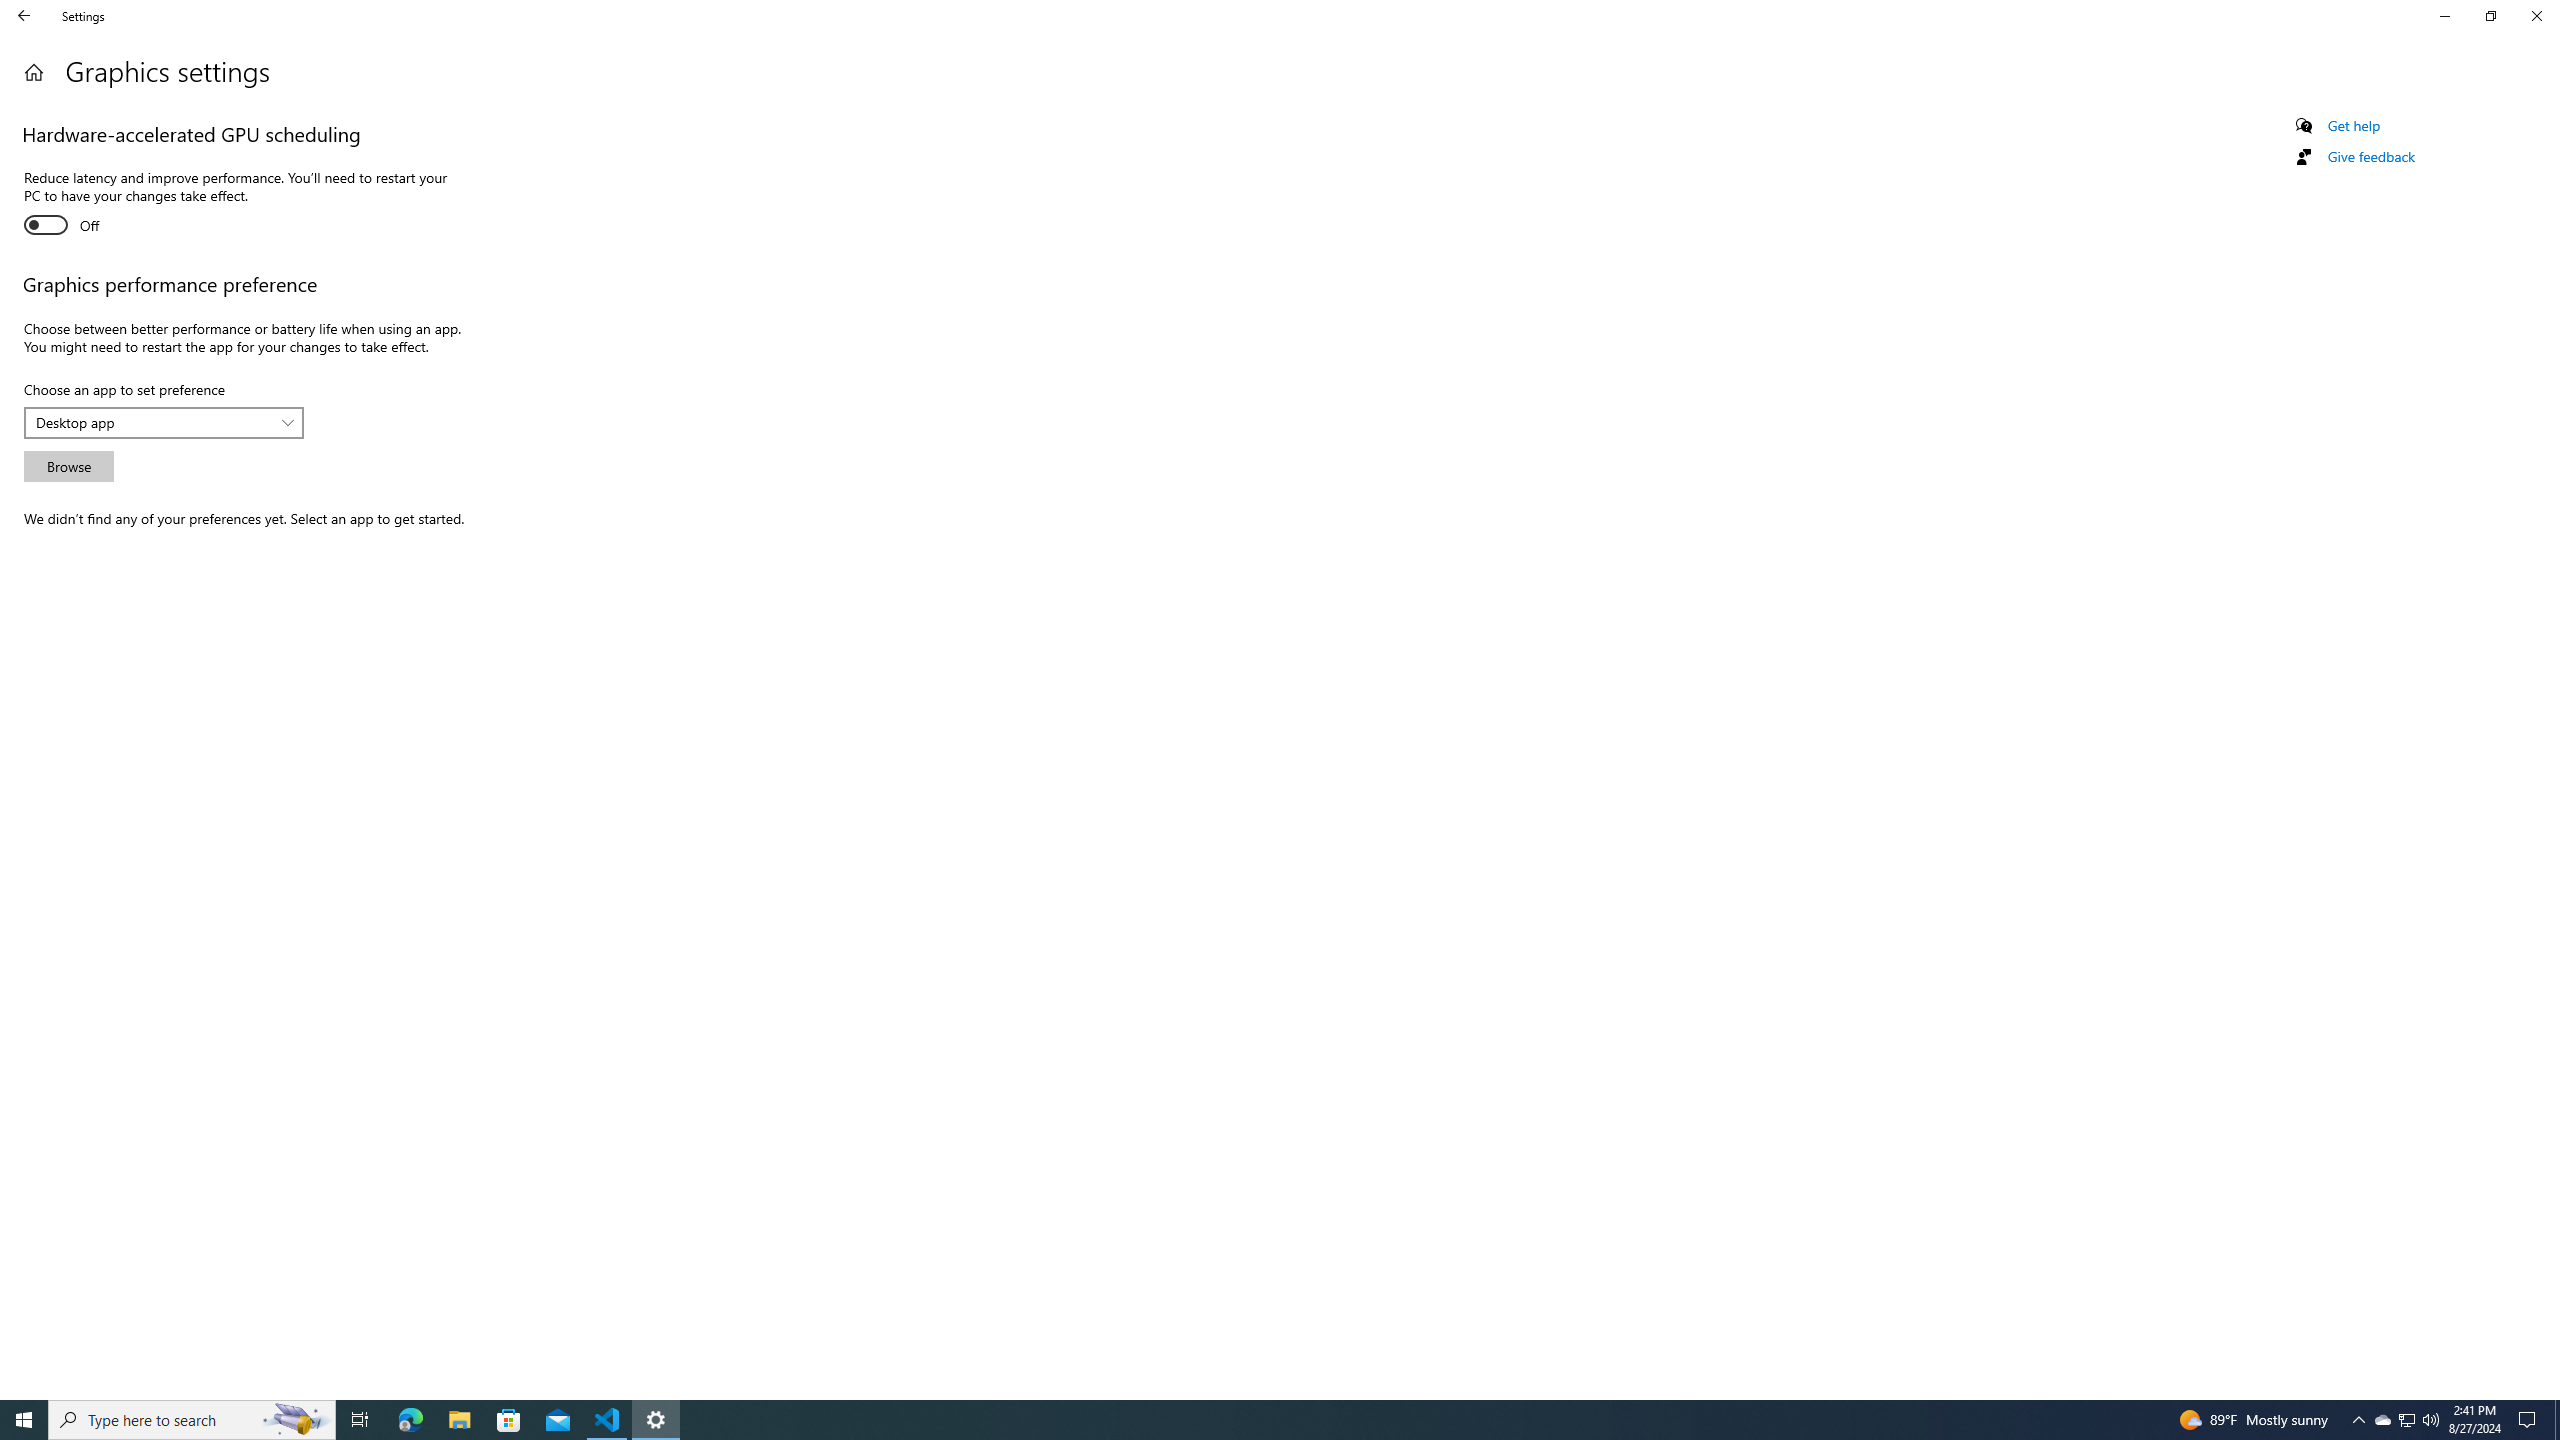 The image size is (2560, 1440). What do you see at coordinates (607, 1418) in the screenshot?
I see `'Visual Studio Code - 1 running window'` at bounding box center [607, 1418].